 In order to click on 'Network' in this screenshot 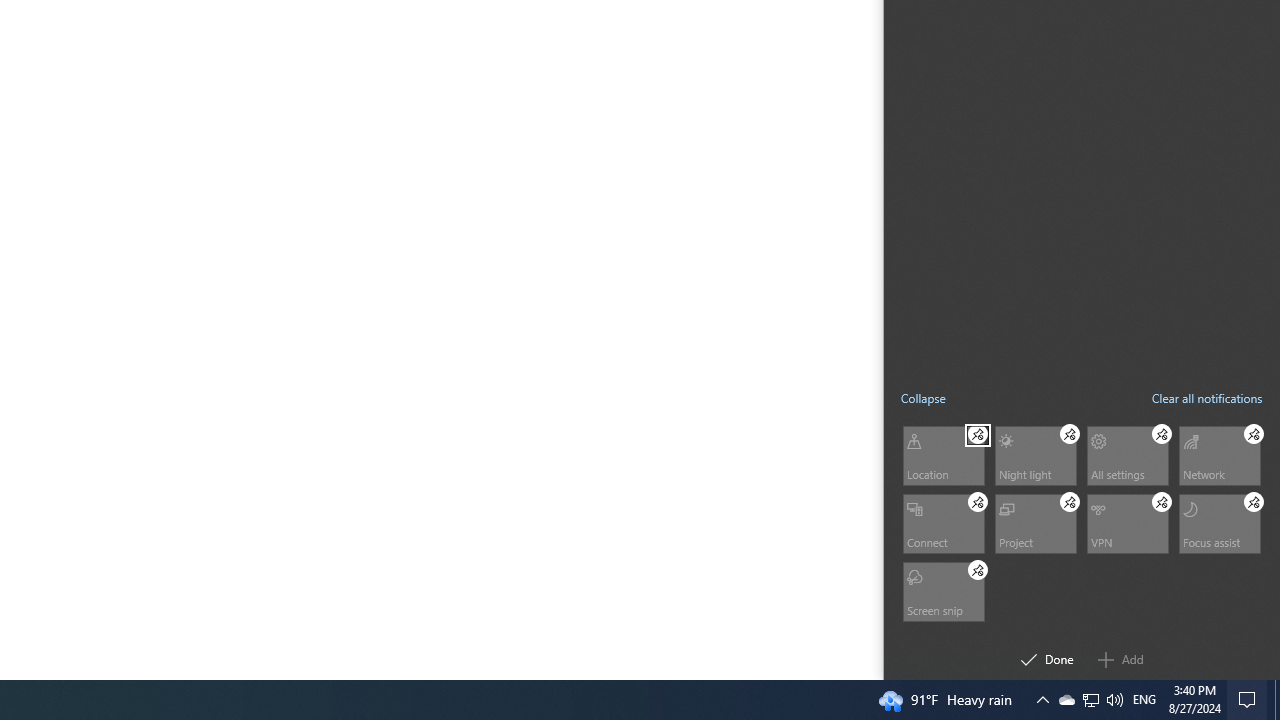, I will do `click(1218, 455)`.